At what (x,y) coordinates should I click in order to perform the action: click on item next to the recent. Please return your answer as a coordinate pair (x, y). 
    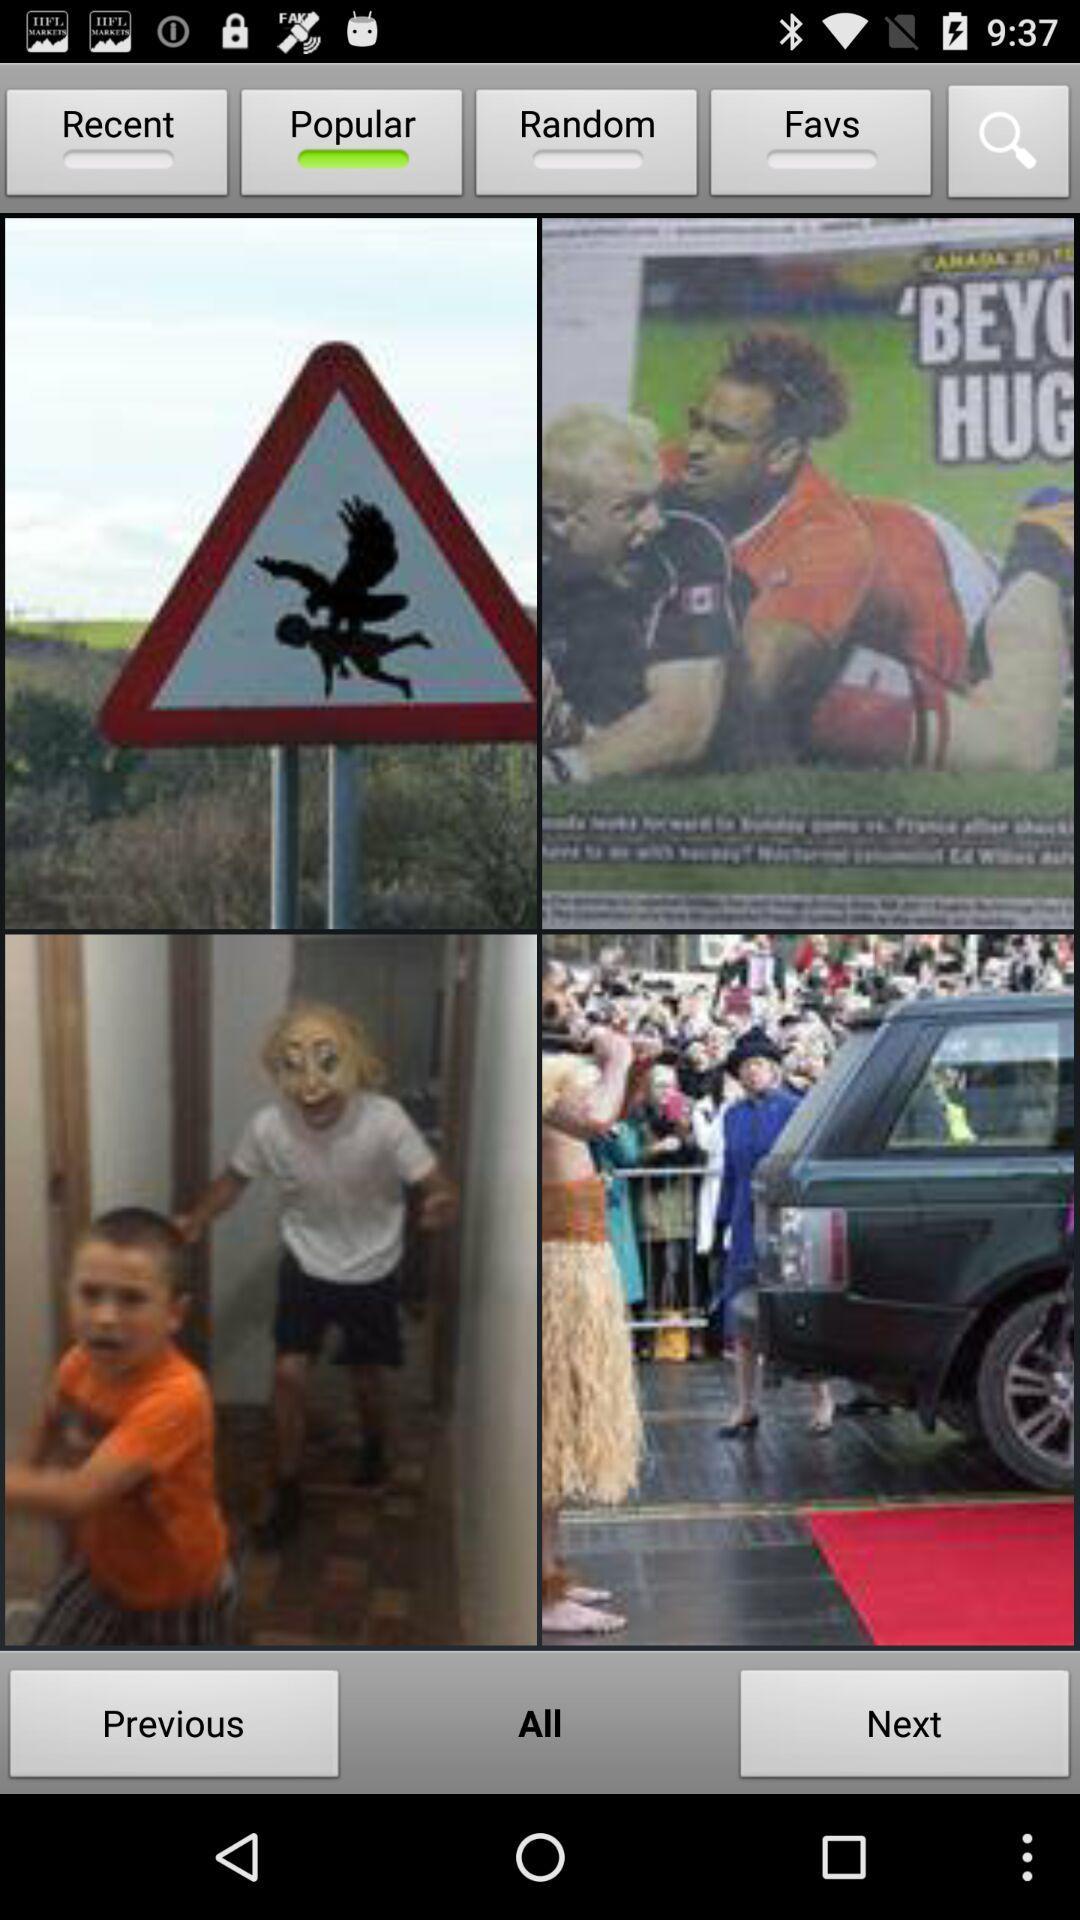
    Looking at the image, I should click on (351, 146).